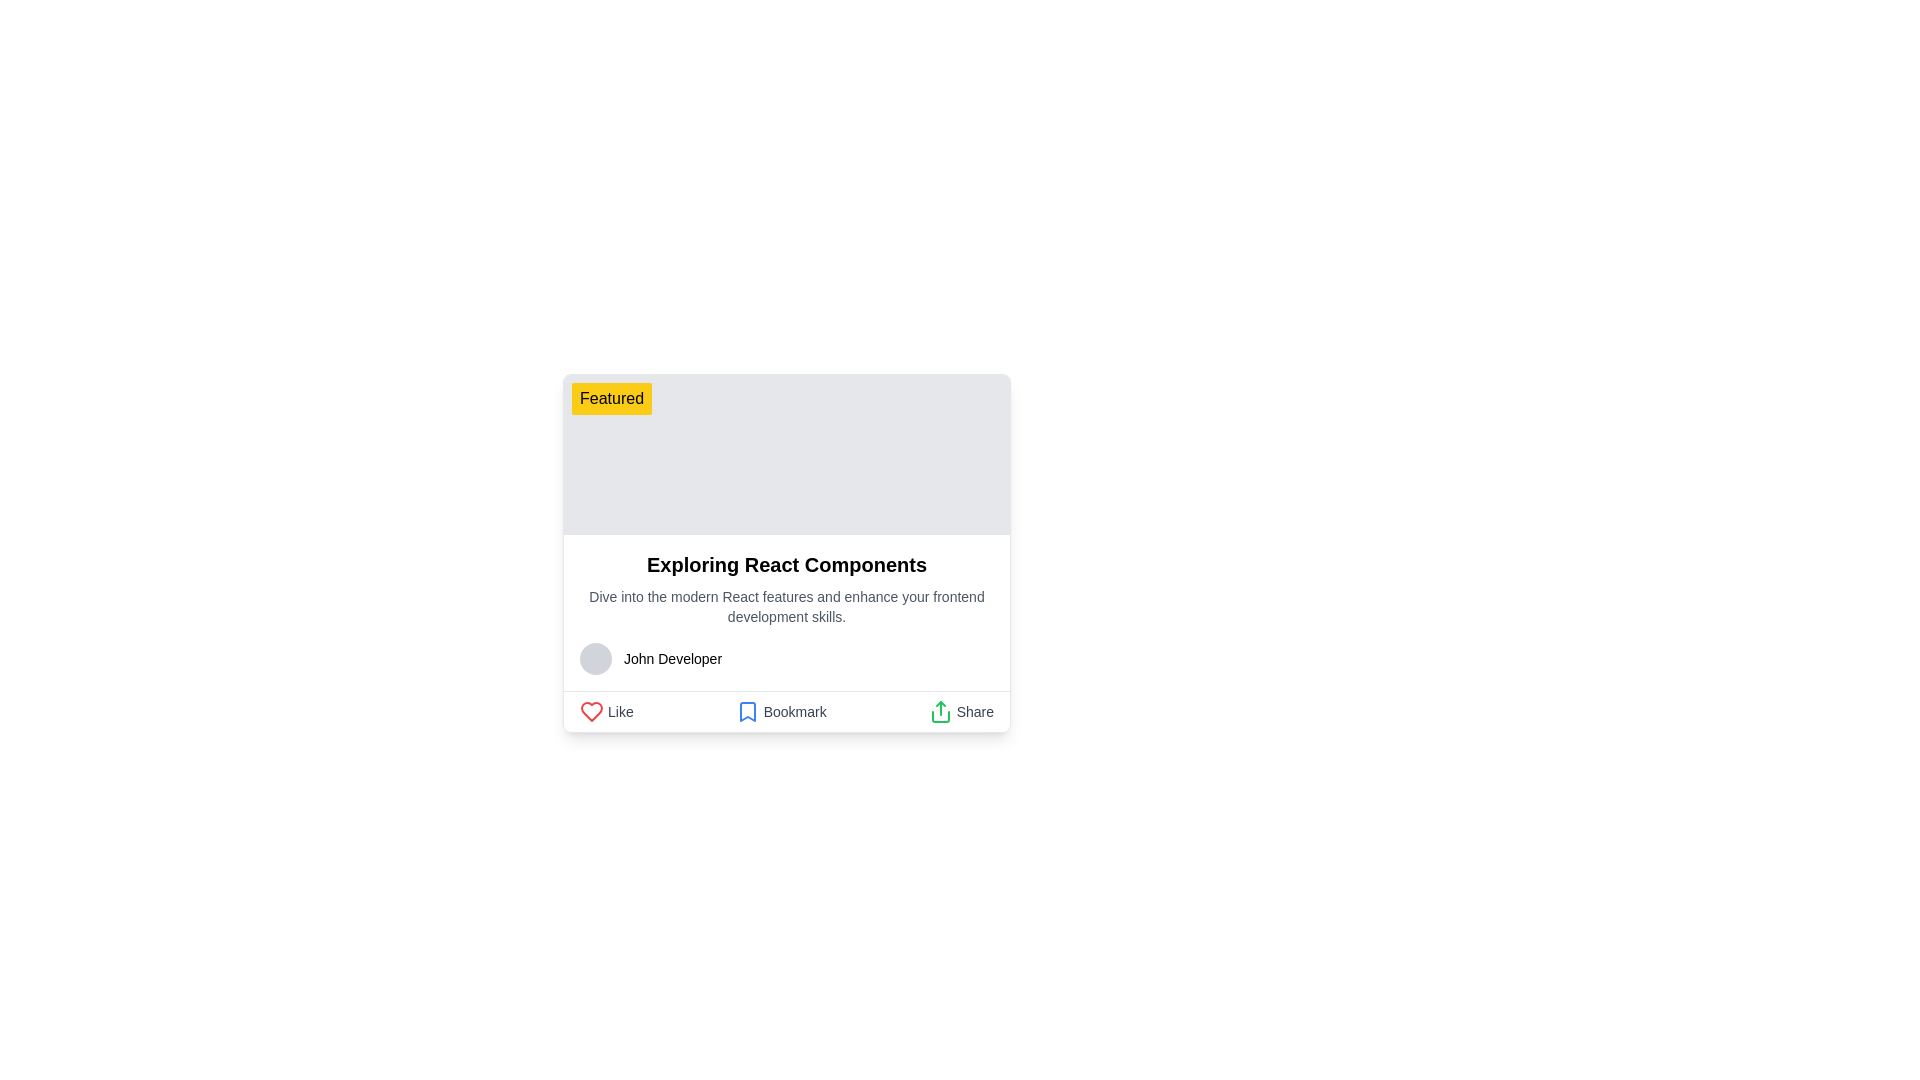  What do you see at coordinates (605, 711) in the screenshot?
I see `the 'Like' button with a red heart icon, which is the first interaction option at the bottom of the content card` at bounding box center [605, 711].